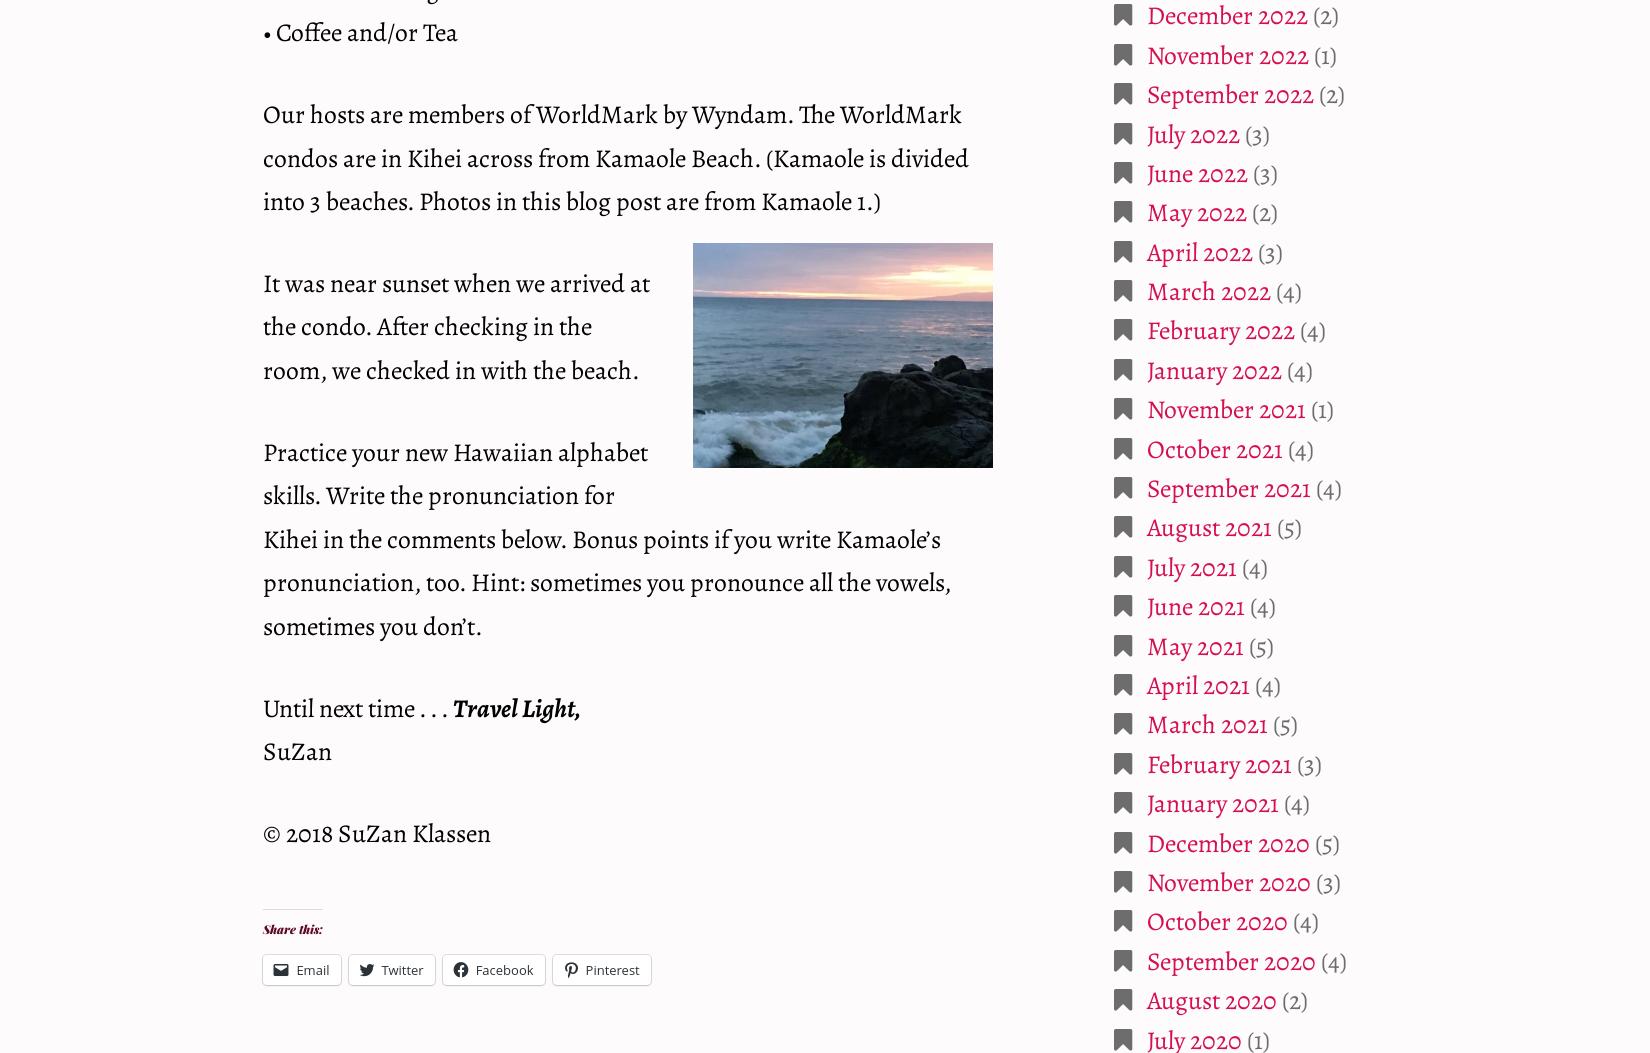  Describe the element at coordinates (614, 156) in the screenshot. I see `'Our hosts are members of WorldMark by Wyndam. The WorldMark condos are in Kihei across from Kamaole Beach. (Kamaole is divided into 3 beaches. Photos in this blog post are from Kamaole 1.)'` at that location.